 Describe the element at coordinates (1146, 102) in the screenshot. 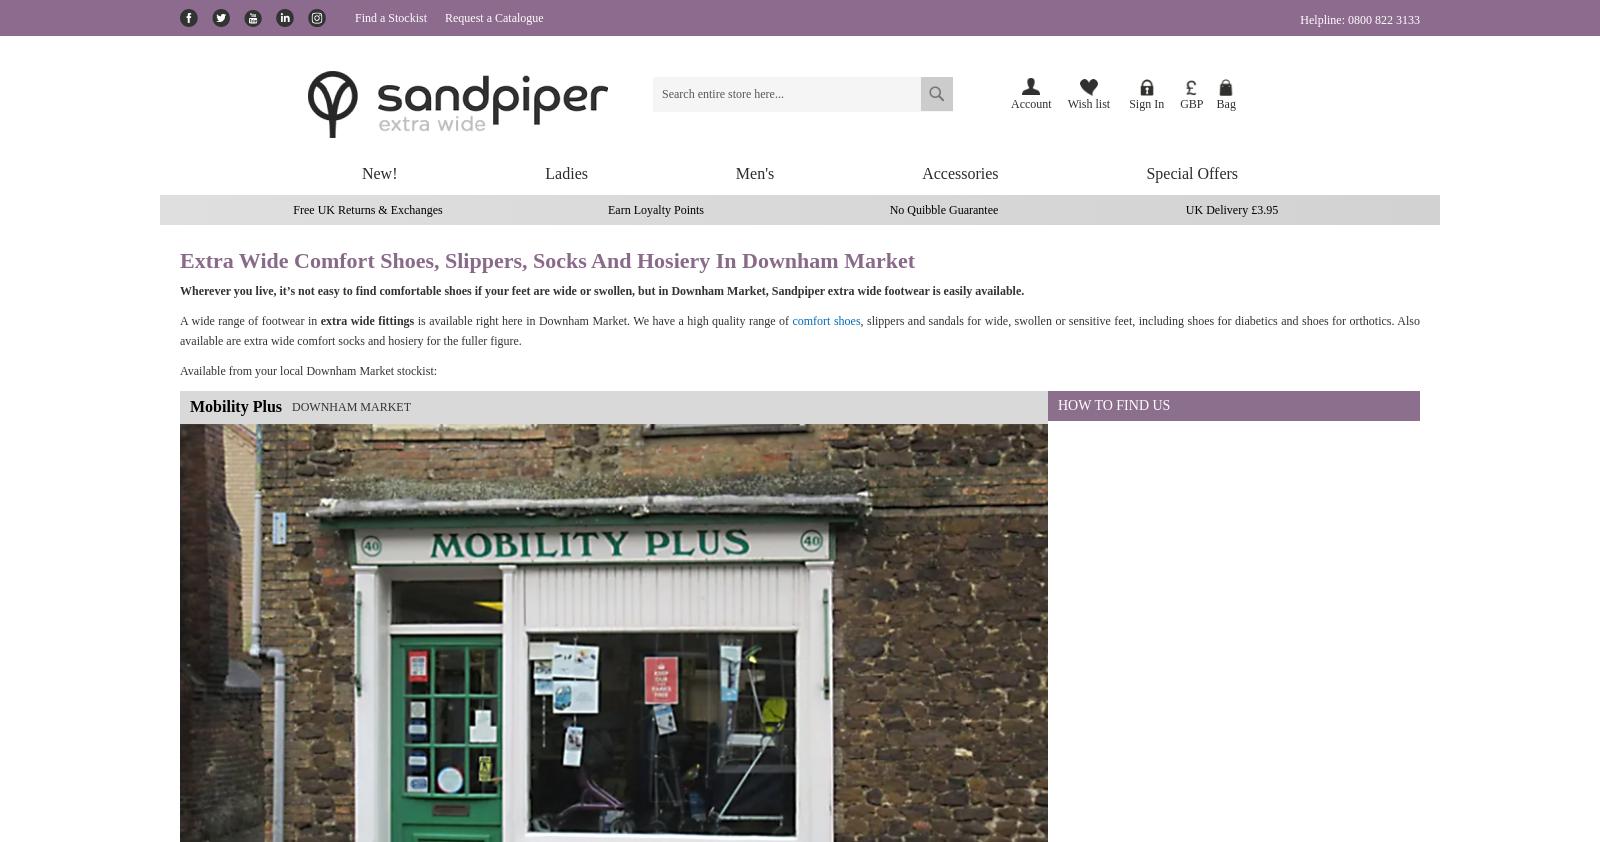

I see `'Sign In'` at that location.